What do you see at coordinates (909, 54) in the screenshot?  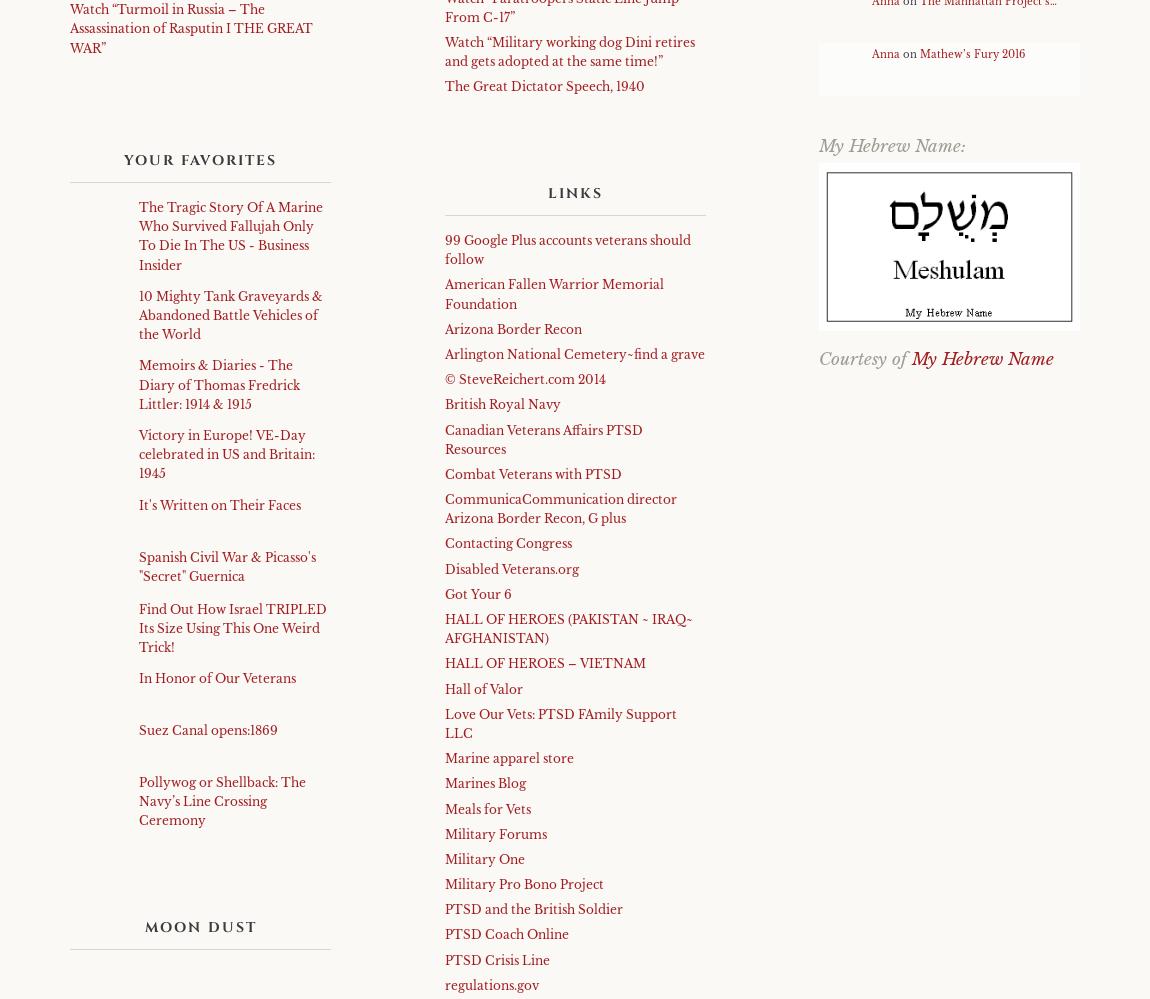 I see `'on'` at bounding box center [909, 54].